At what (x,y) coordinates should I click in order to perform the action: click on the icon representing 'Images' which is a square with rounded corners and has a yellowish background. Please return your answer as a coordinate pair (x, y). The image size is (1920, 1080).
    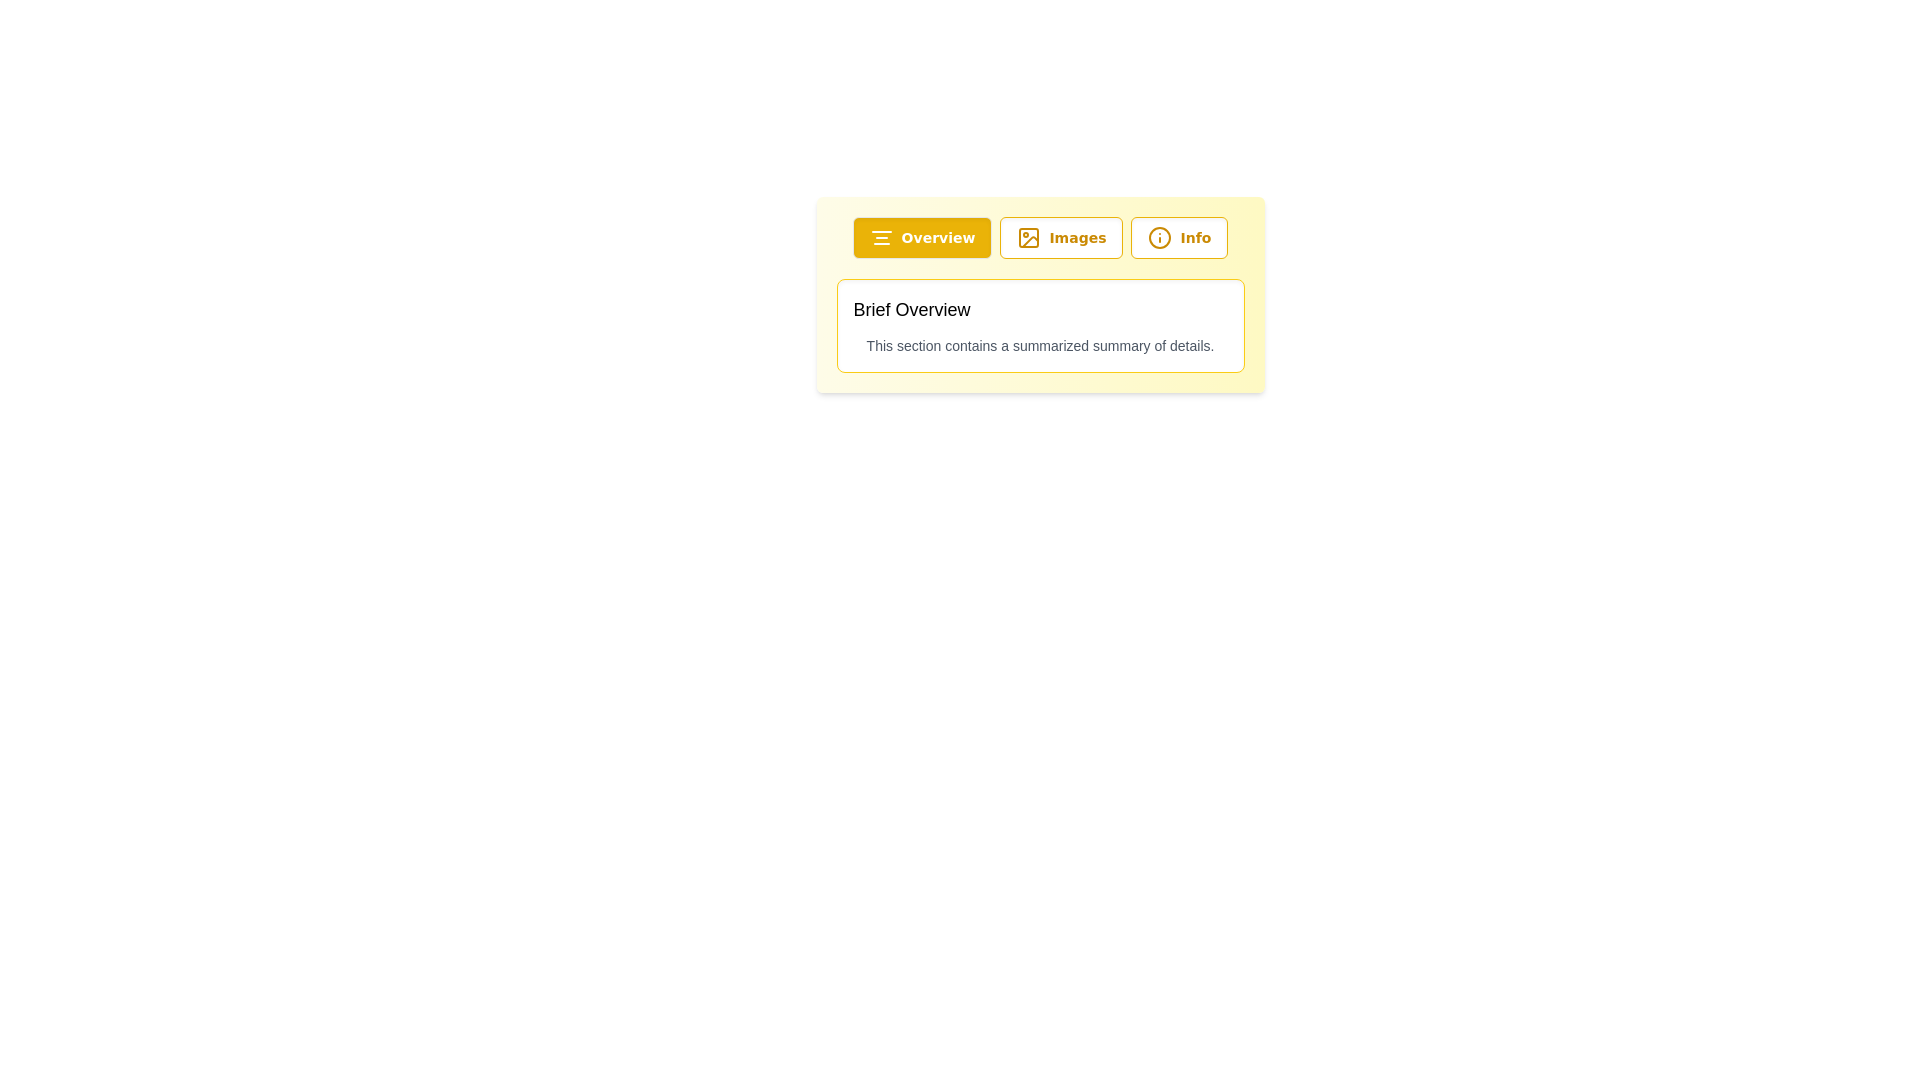
    Looking at the image, I should click on (1029, 237).